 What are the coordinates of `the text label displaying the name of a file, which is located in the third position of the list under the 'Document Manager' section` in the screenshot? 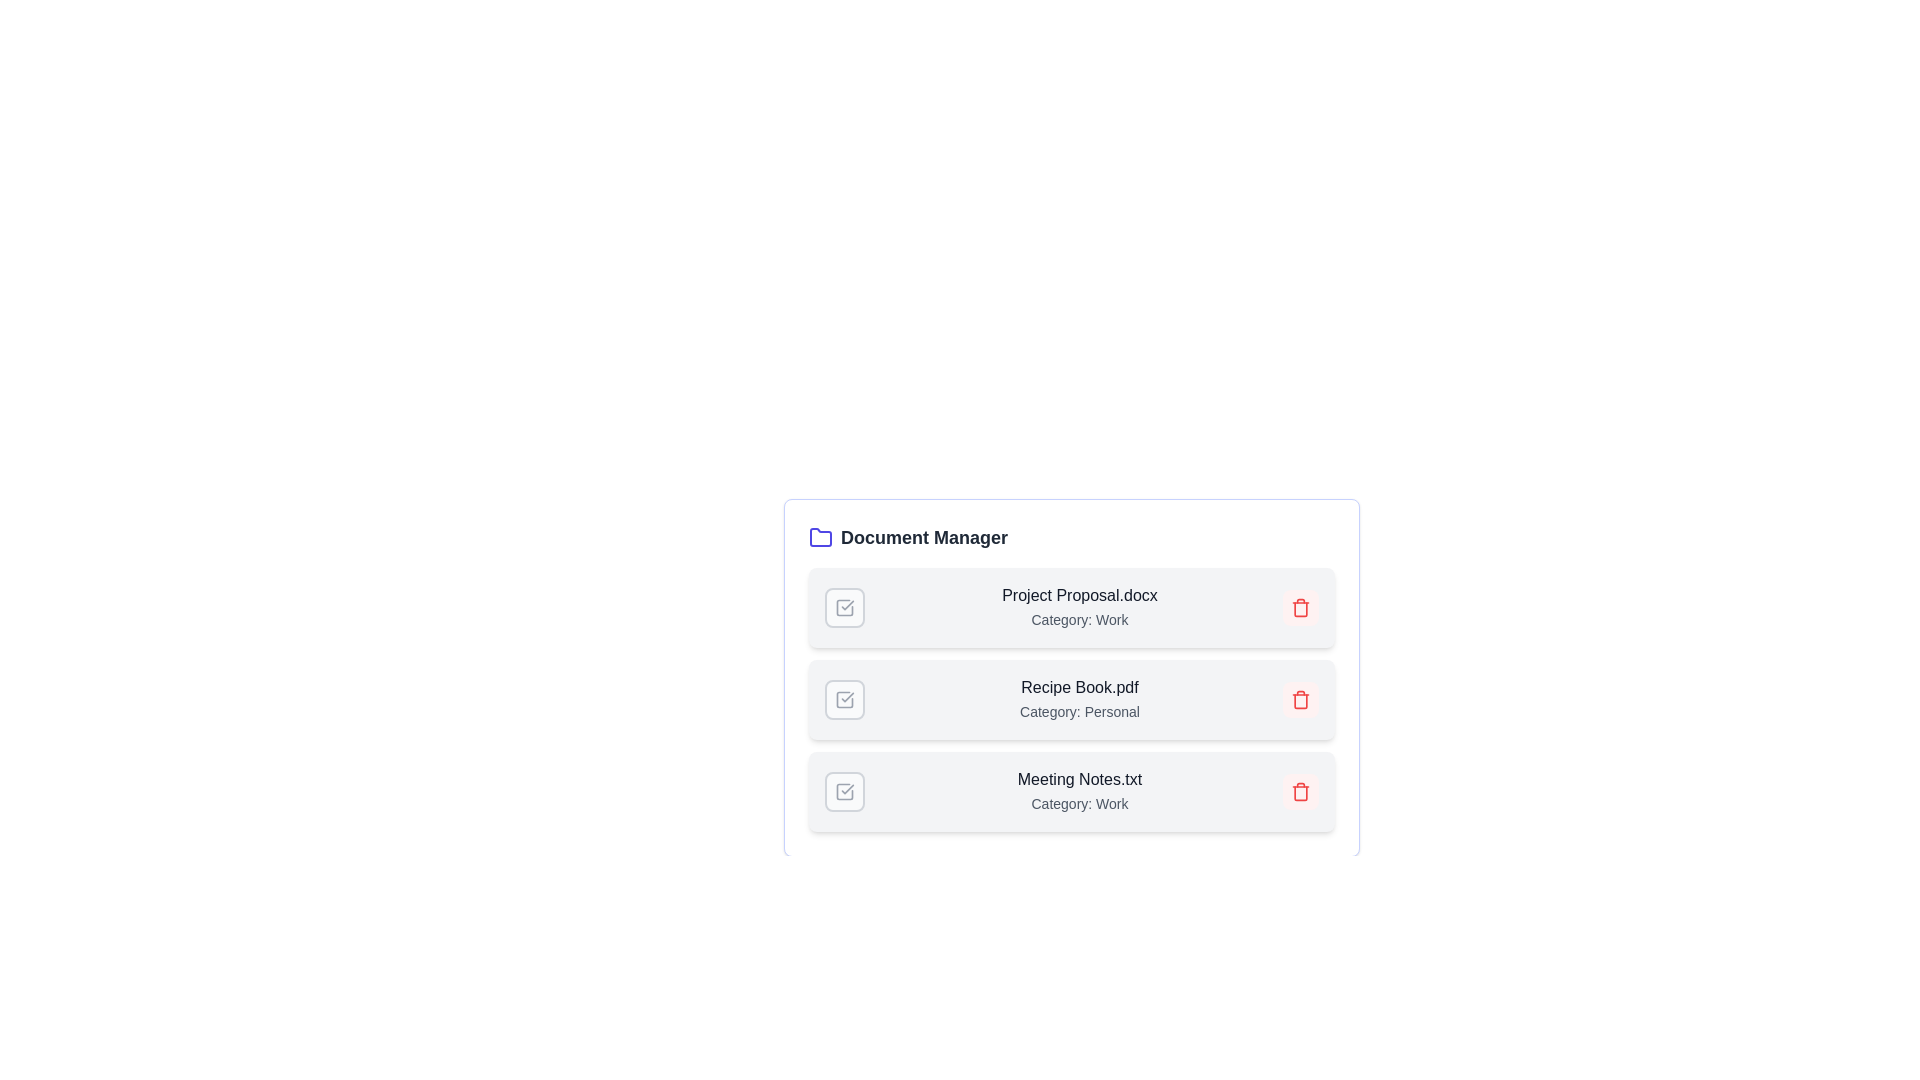 It's located at (1079, 778).